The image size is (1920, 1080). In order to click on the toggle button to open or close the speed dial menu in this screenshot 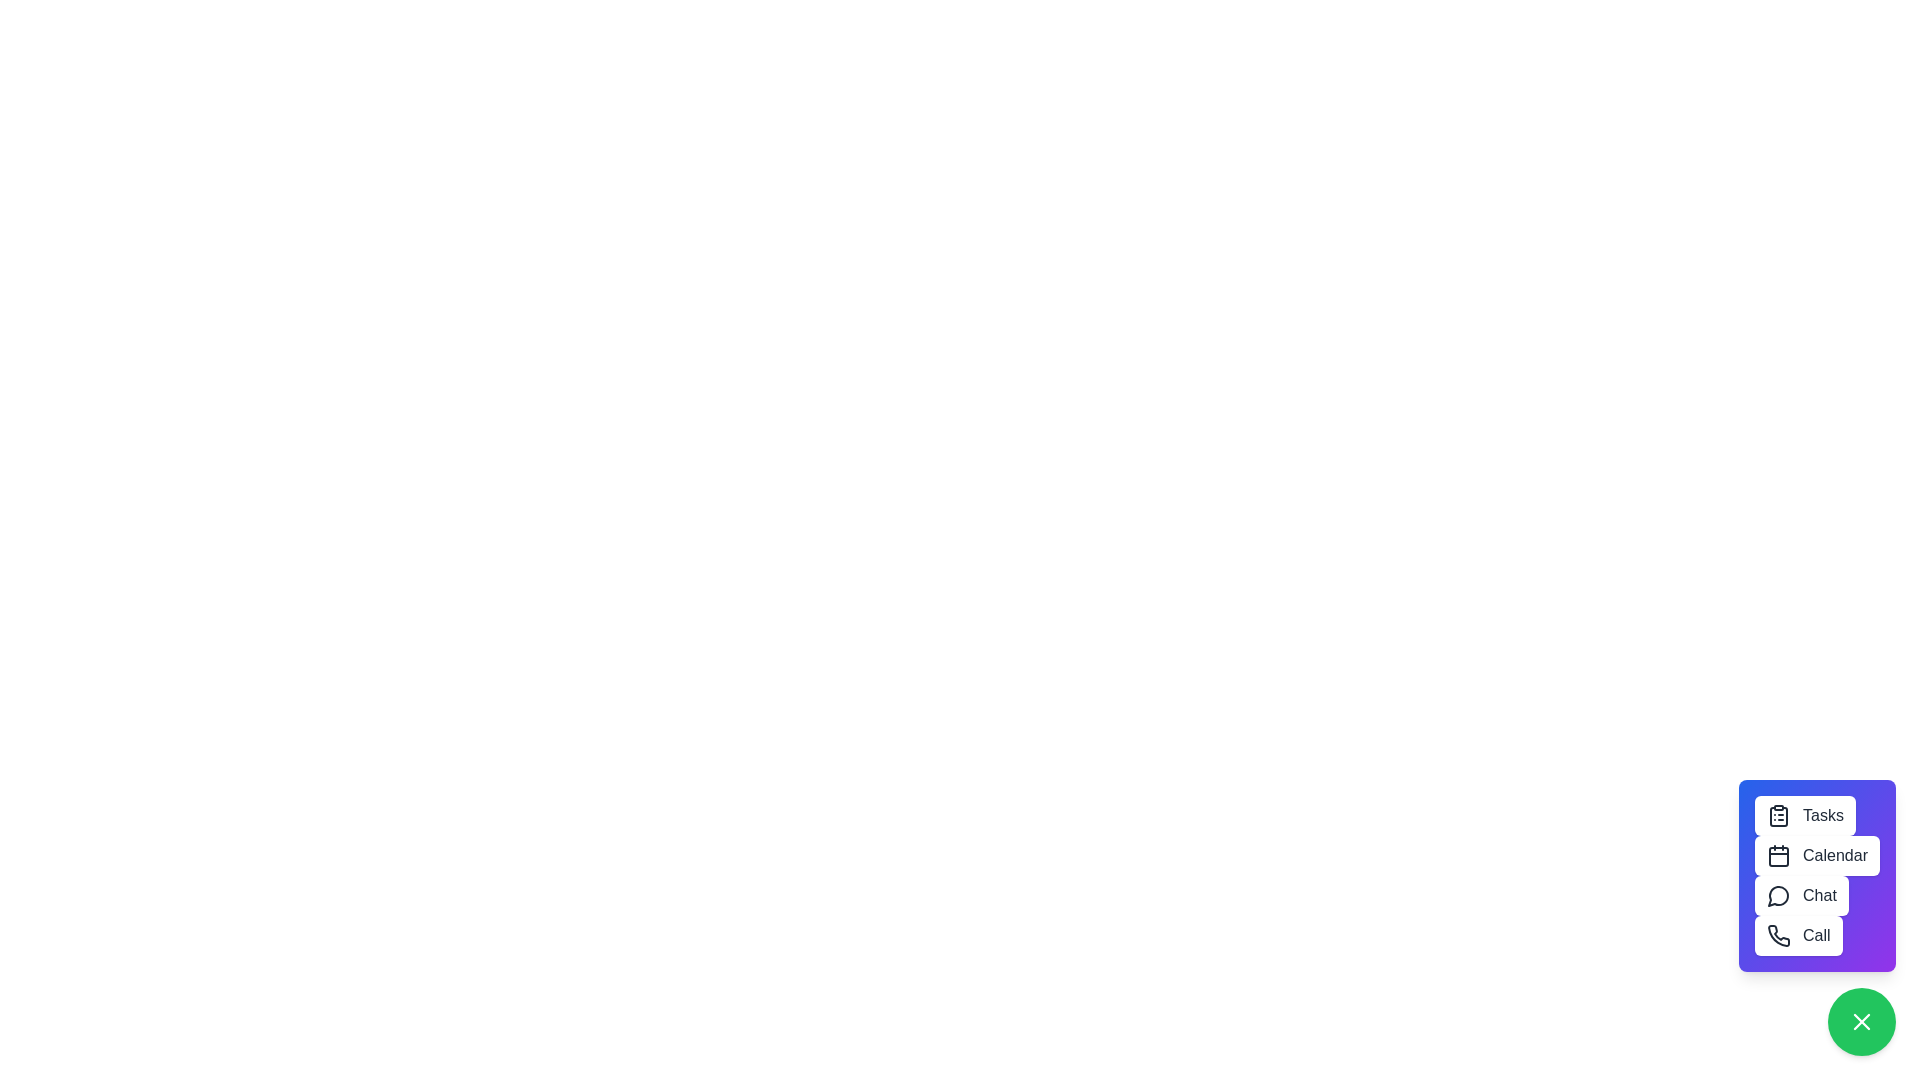, I will do `click(1861, 1022)`.